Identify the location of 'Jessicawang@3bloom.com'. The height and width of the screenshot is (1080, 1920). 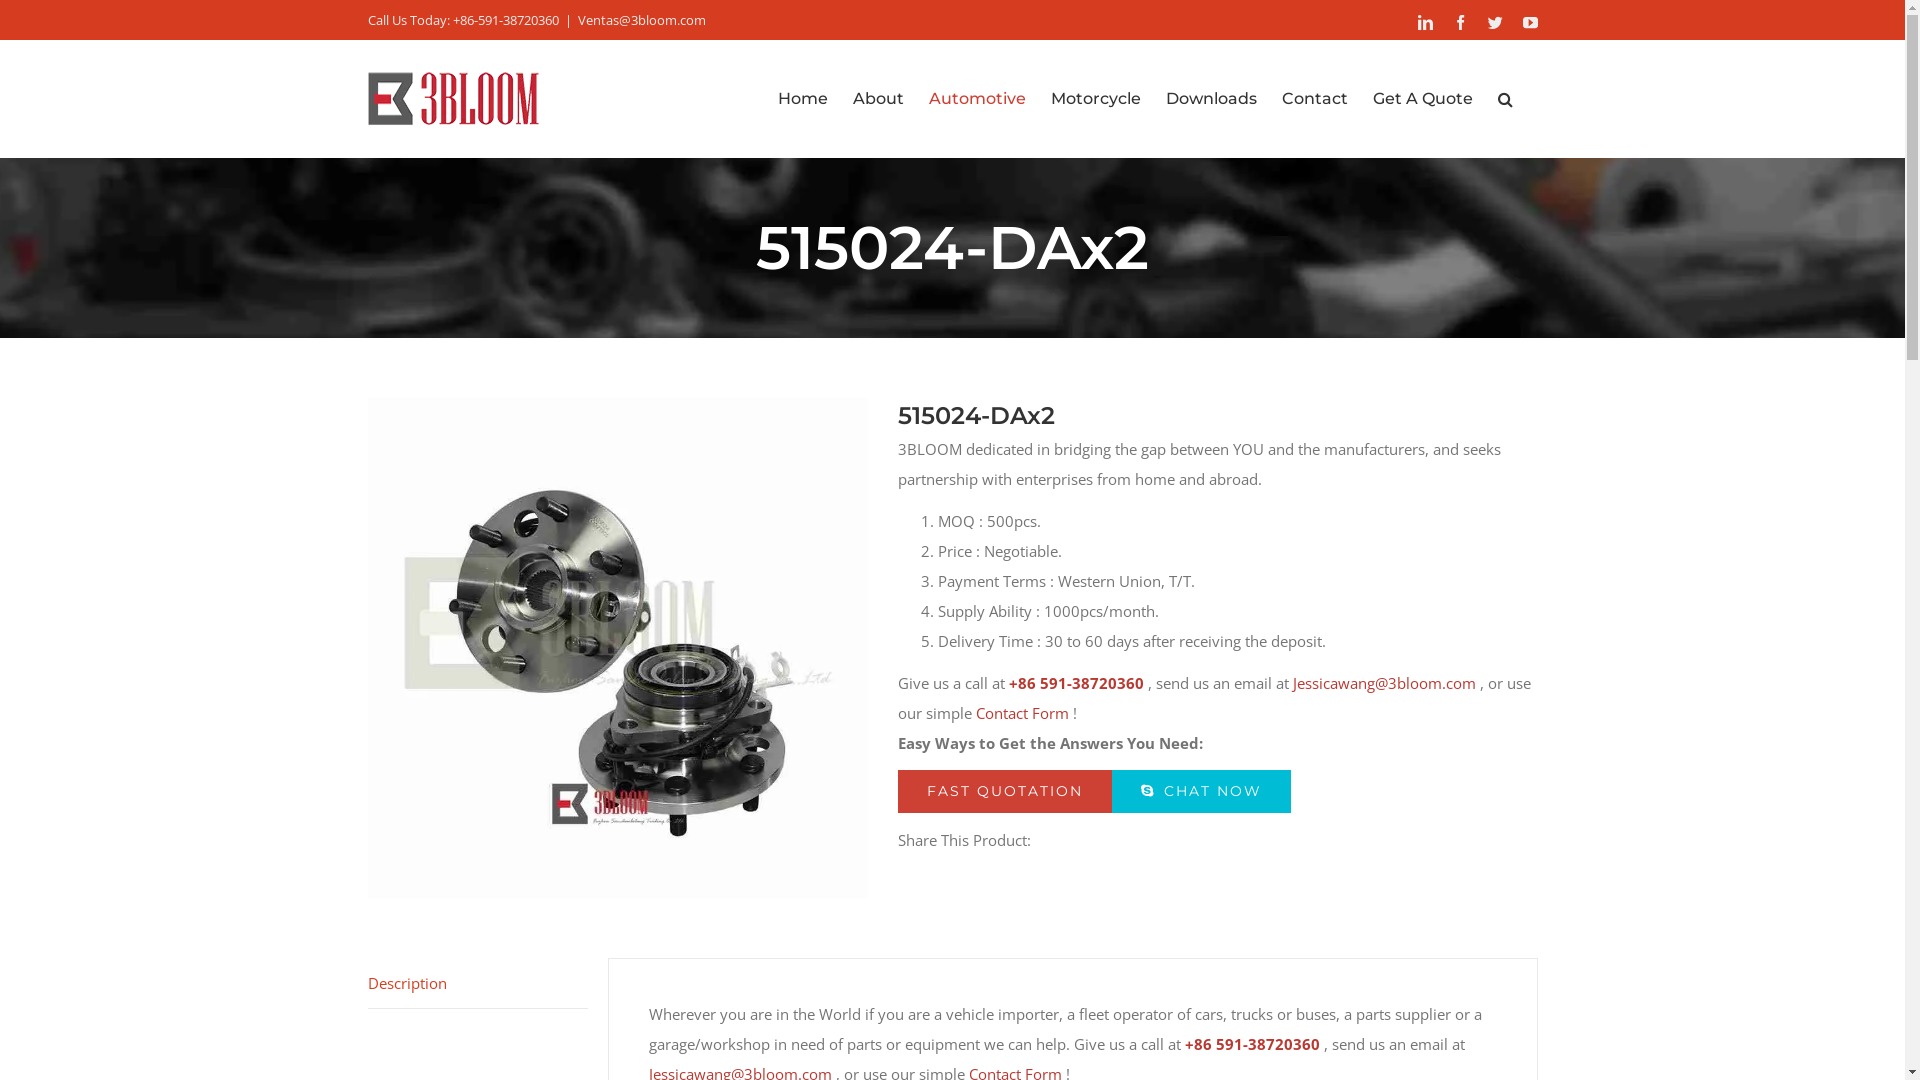
(1291, 681).